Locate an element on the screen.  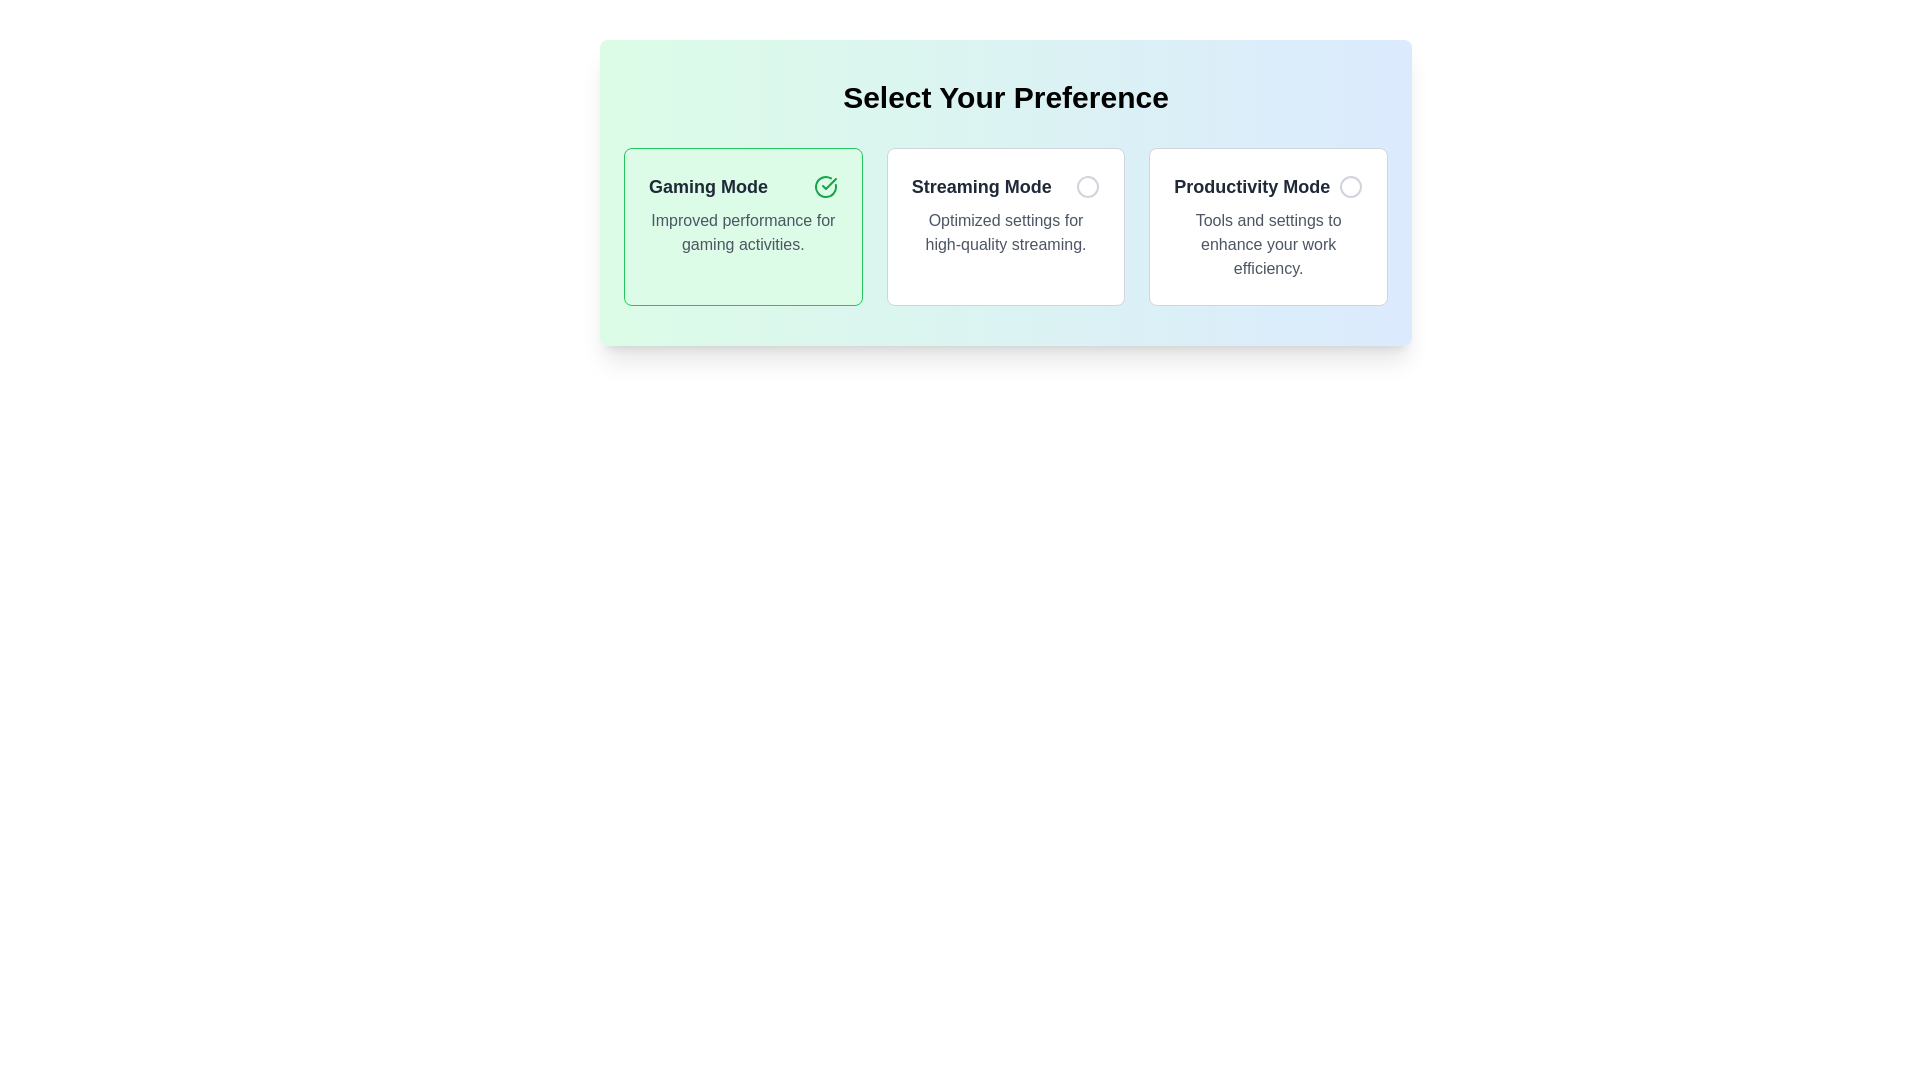
the 'Streaming Mode' label and icon located in the center card of three horizontally displayed cards is located at coordinates (1006, 186).